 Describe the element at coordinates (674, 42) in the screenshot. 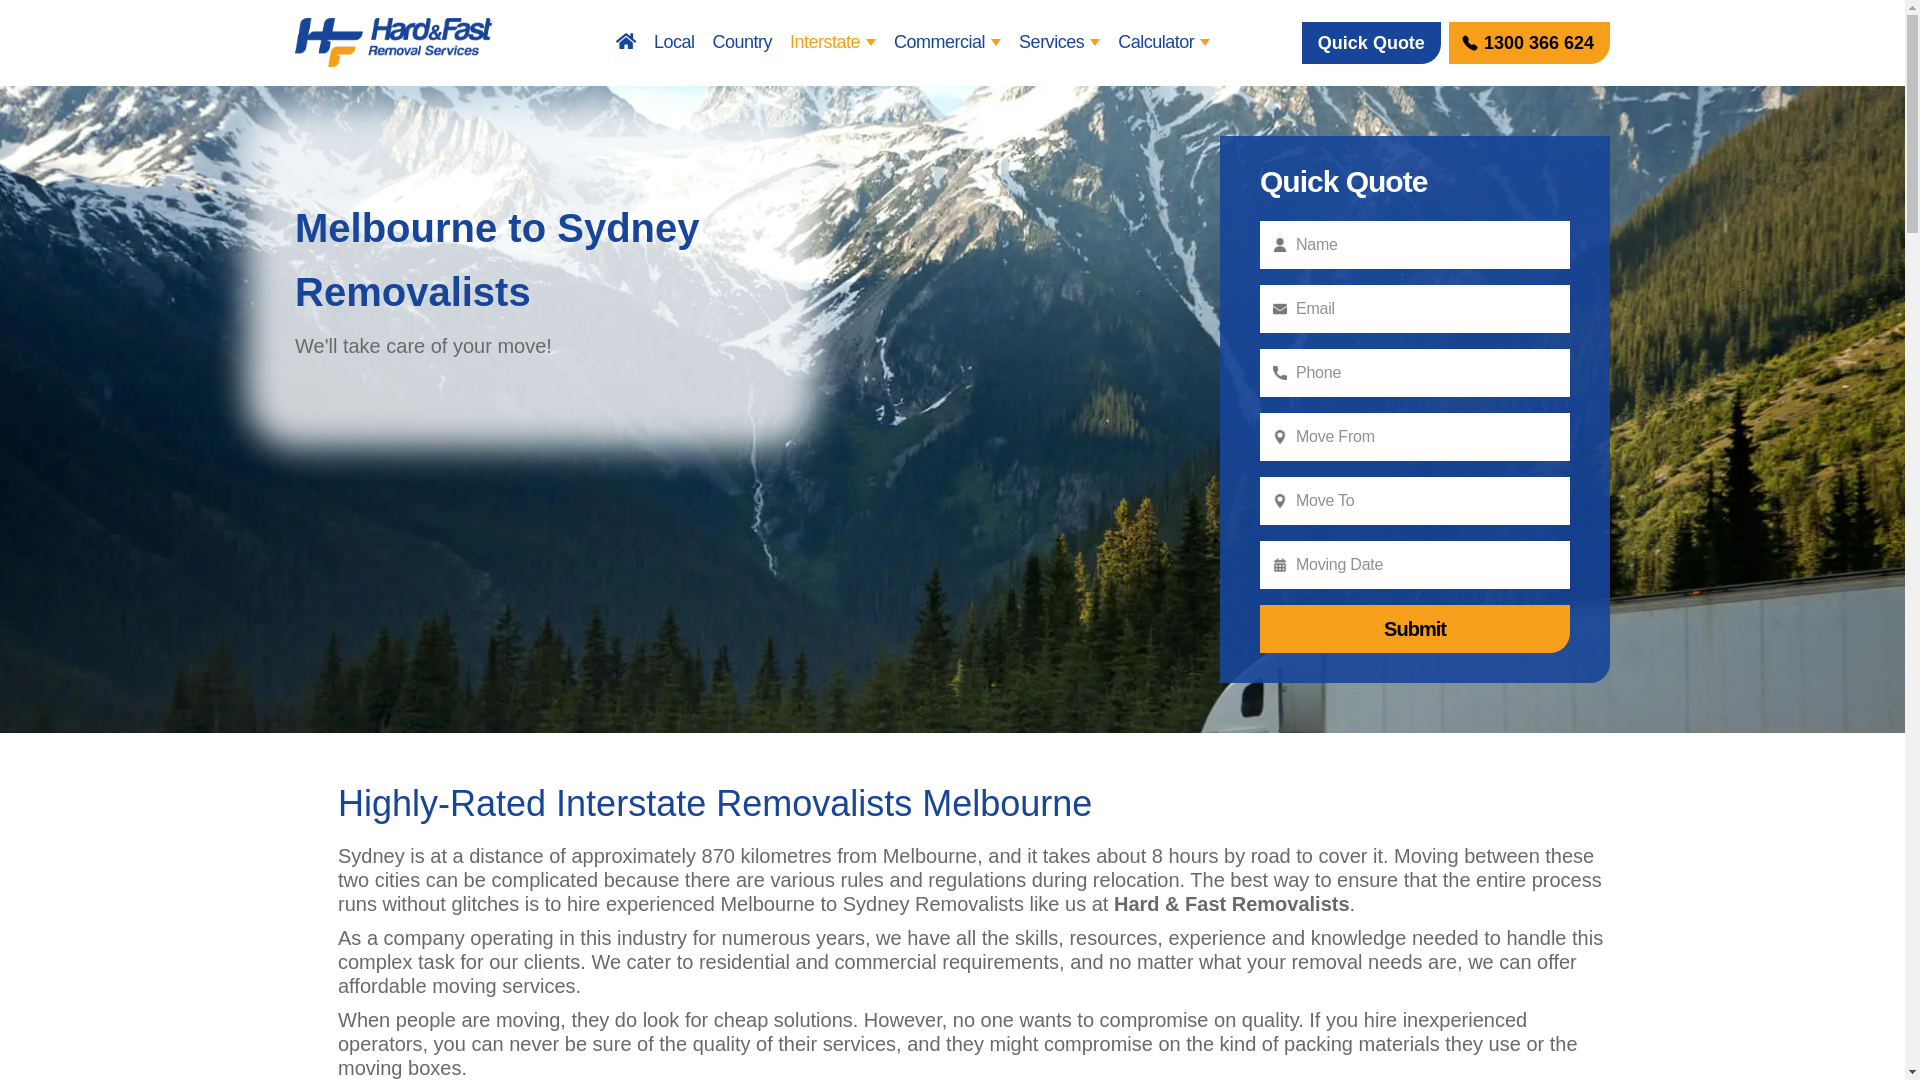

I see `'Local'` at that location.